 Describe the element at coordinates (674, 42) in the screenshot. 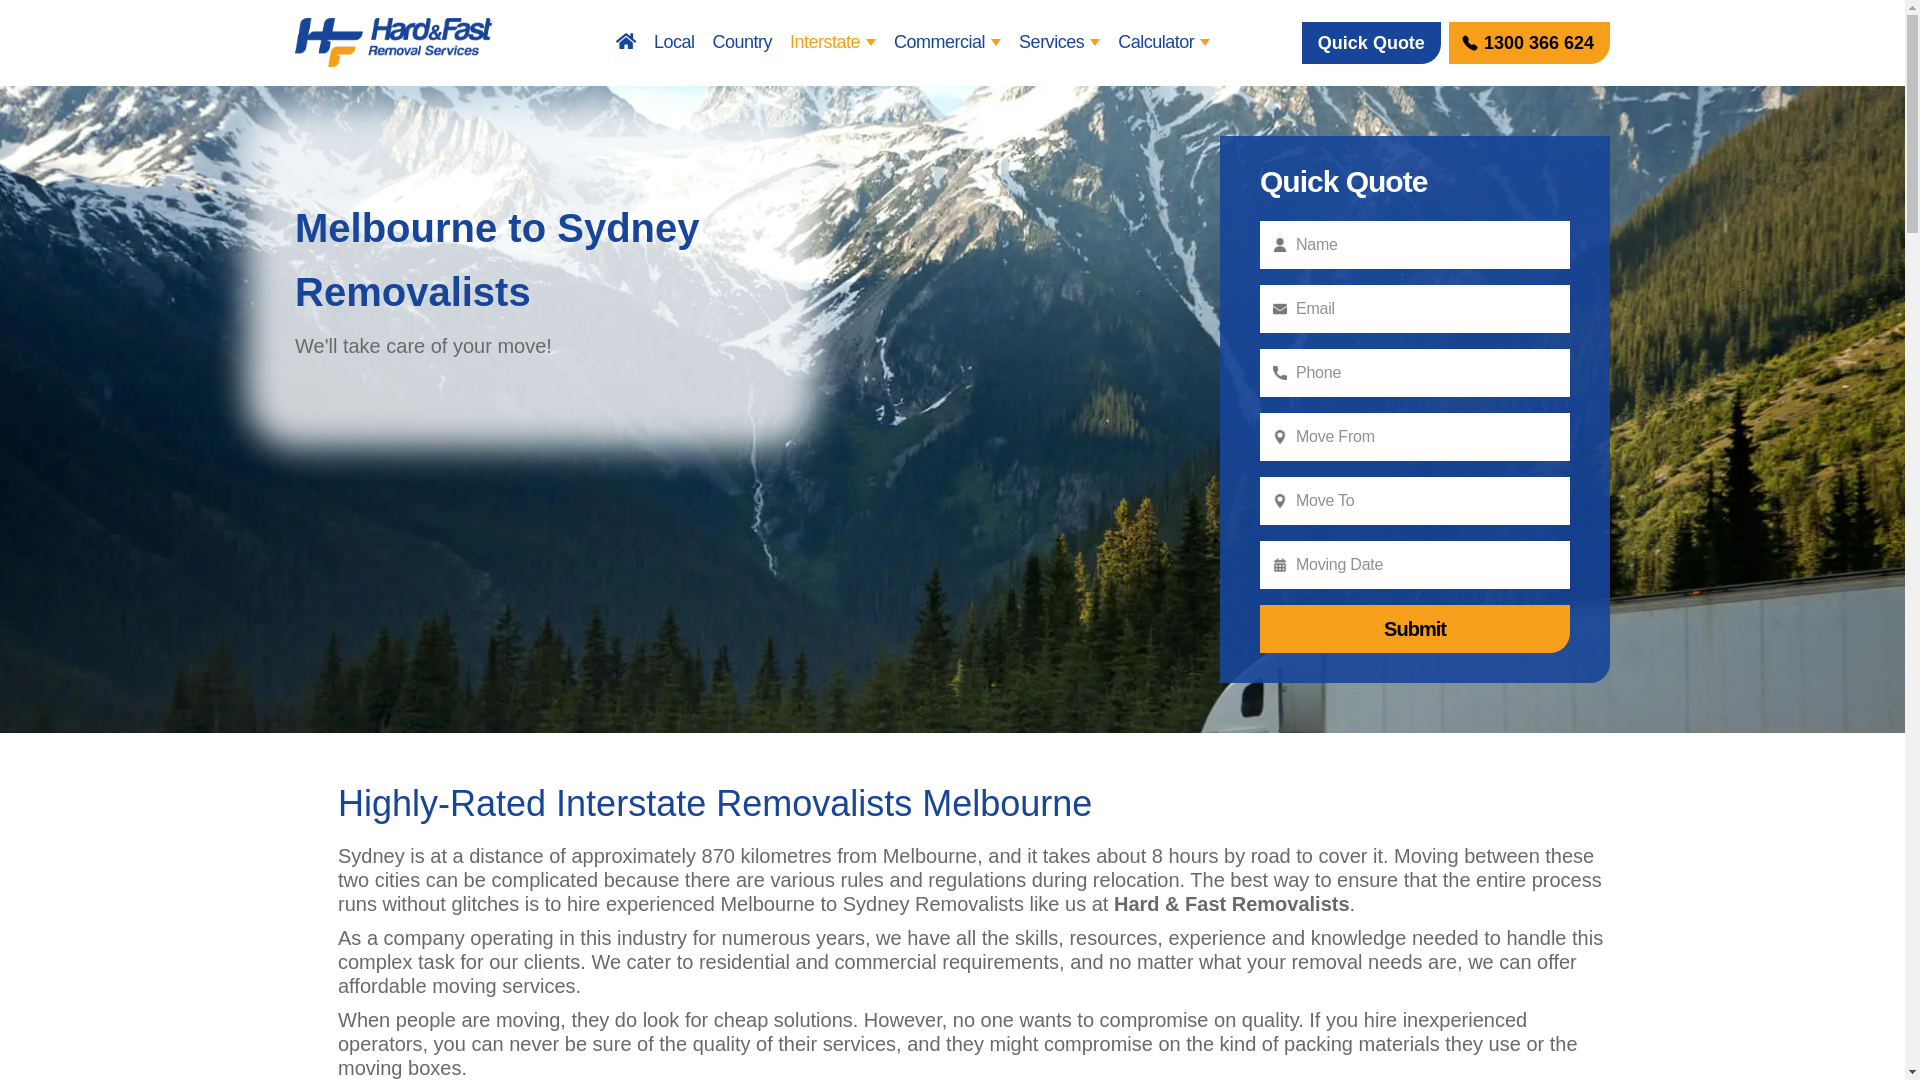

I see `'Local'` at that location.